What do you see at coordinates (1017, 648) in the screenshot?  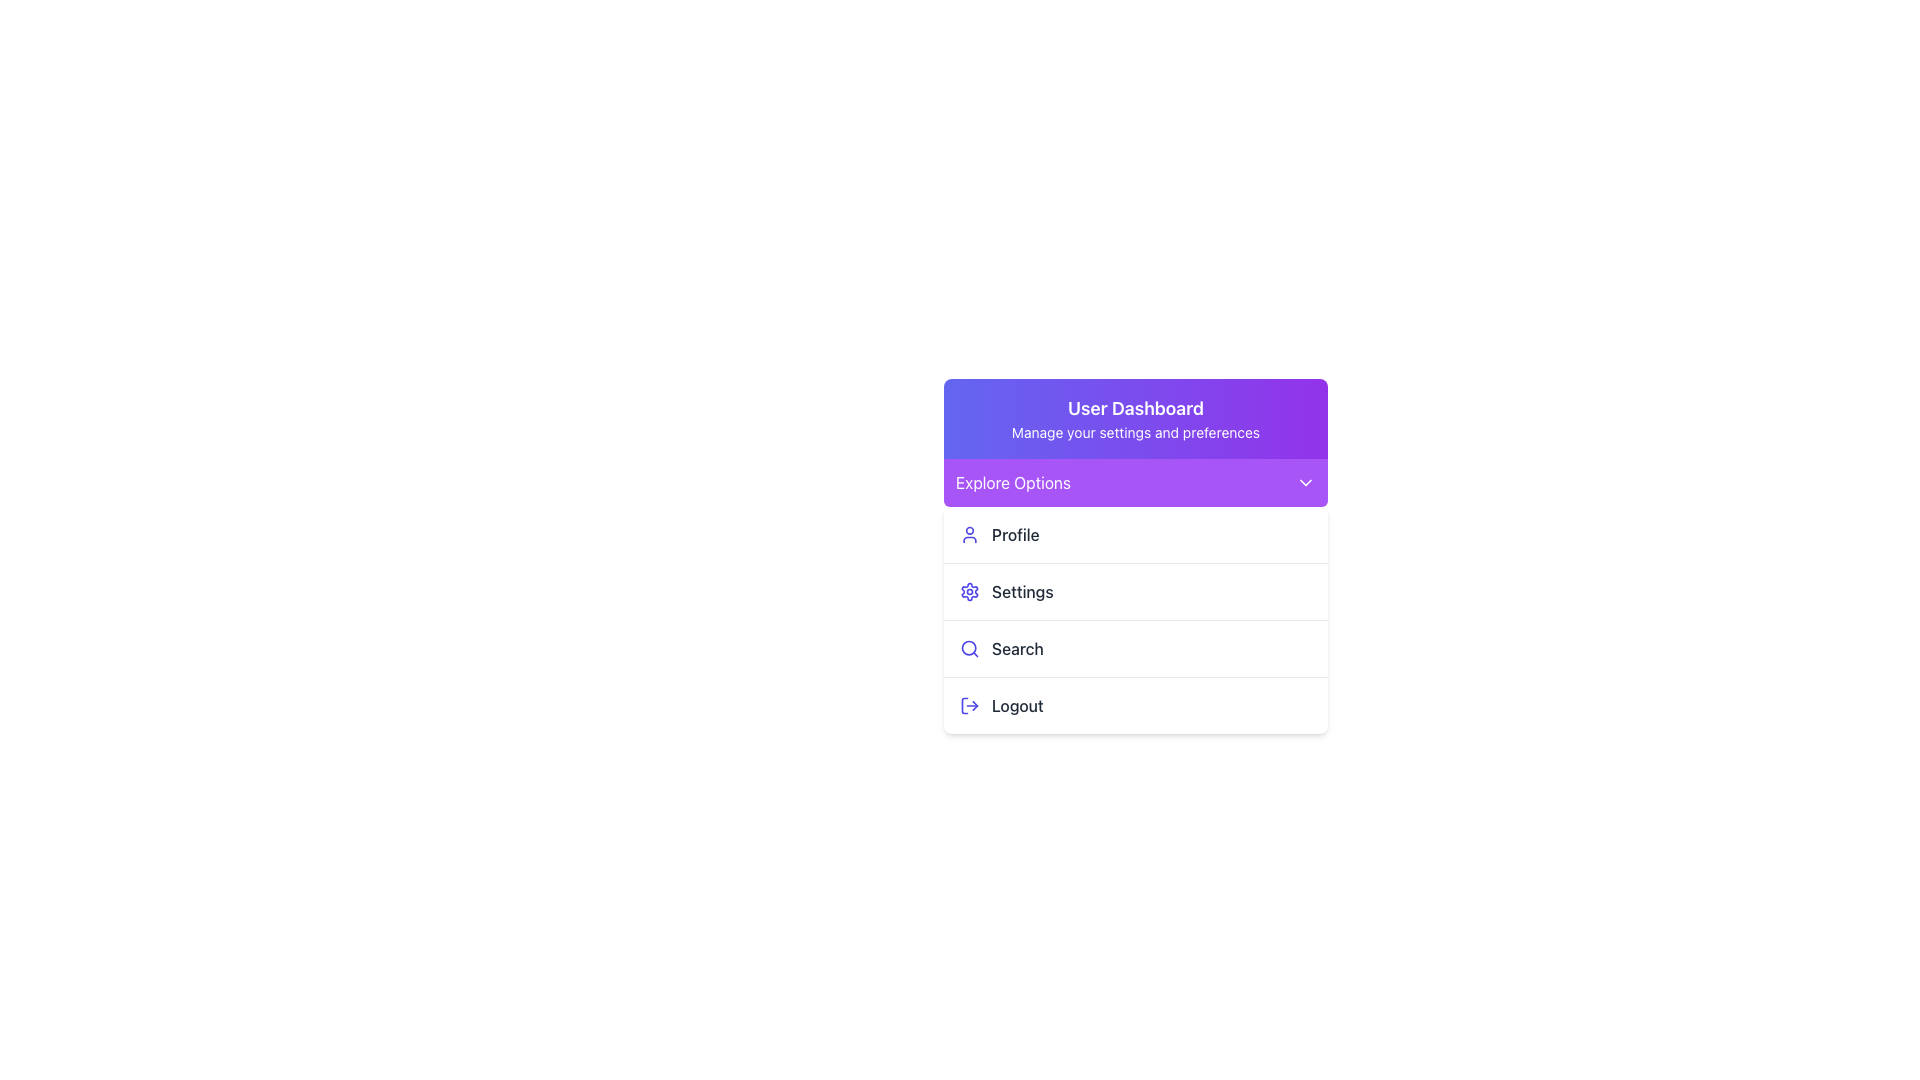 I see `the 'Search' text label displayed in medium-weight gray font` at bounding box center [1017, 648].